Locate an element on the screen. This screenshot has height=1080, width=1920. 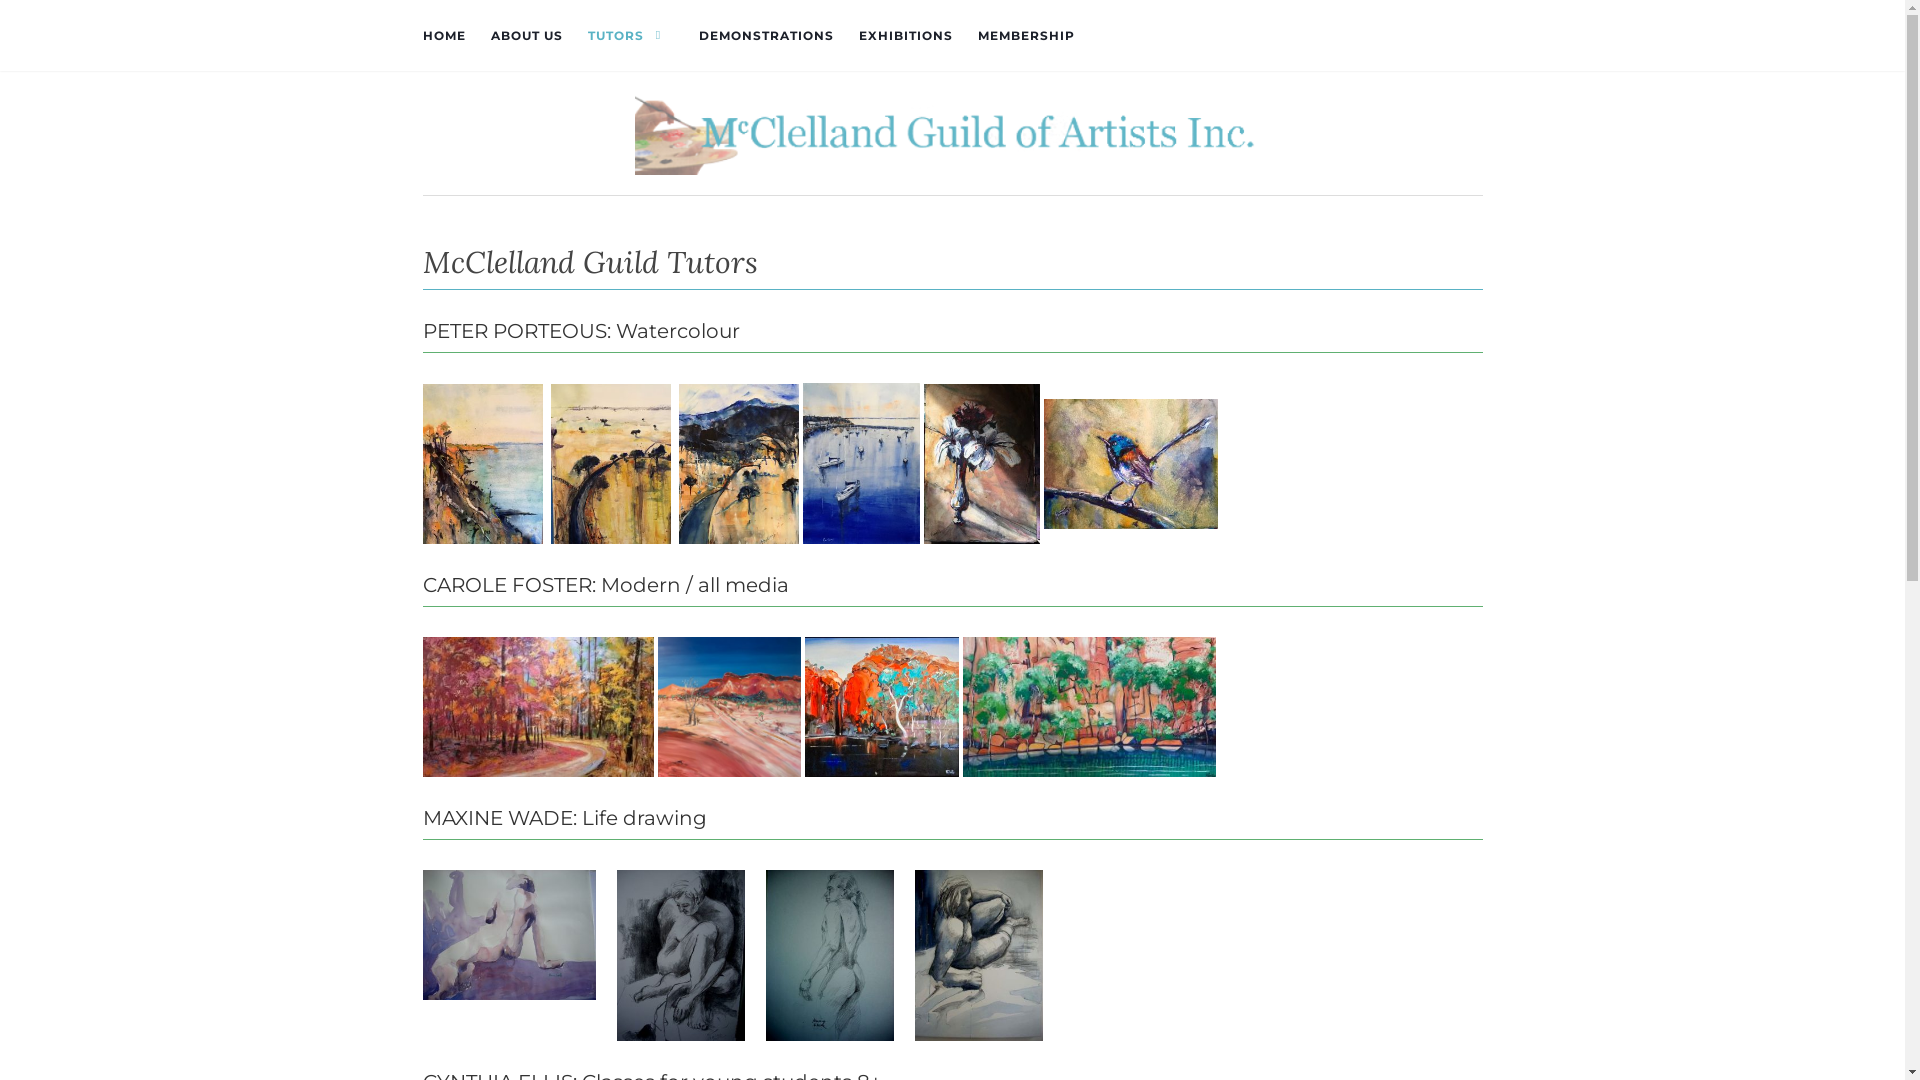
'DEMONSTRATIONS' is located at coordinates (697, 35).